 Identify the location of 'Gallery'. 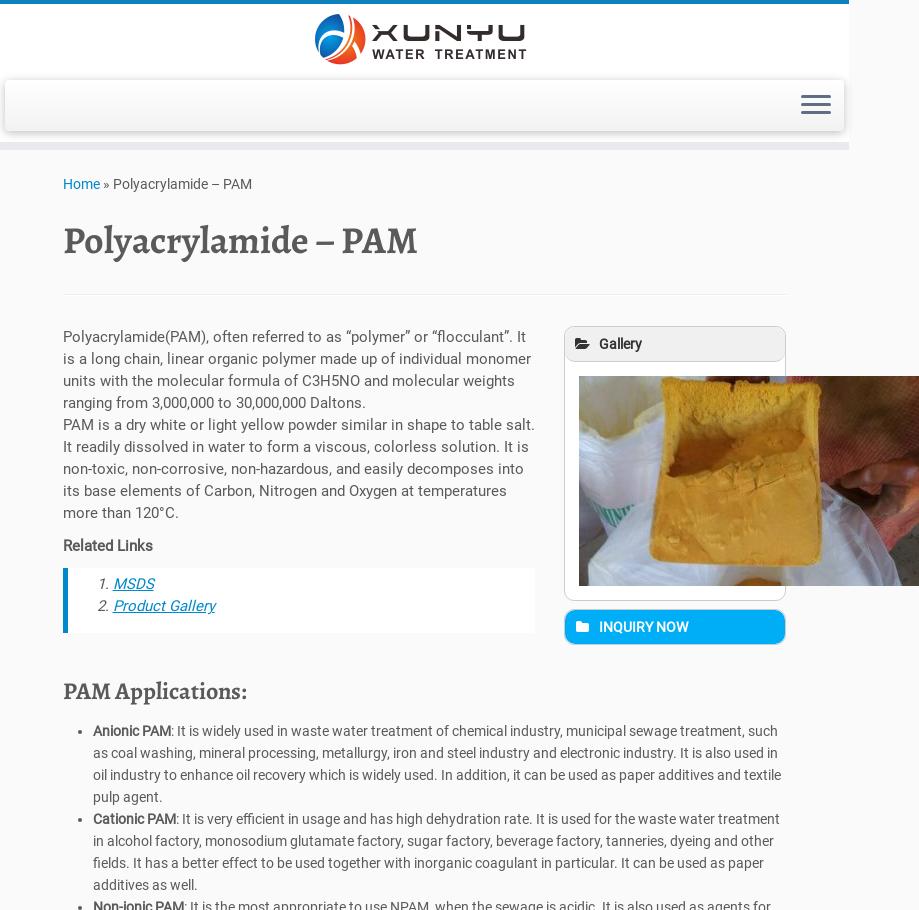
(620, 347).